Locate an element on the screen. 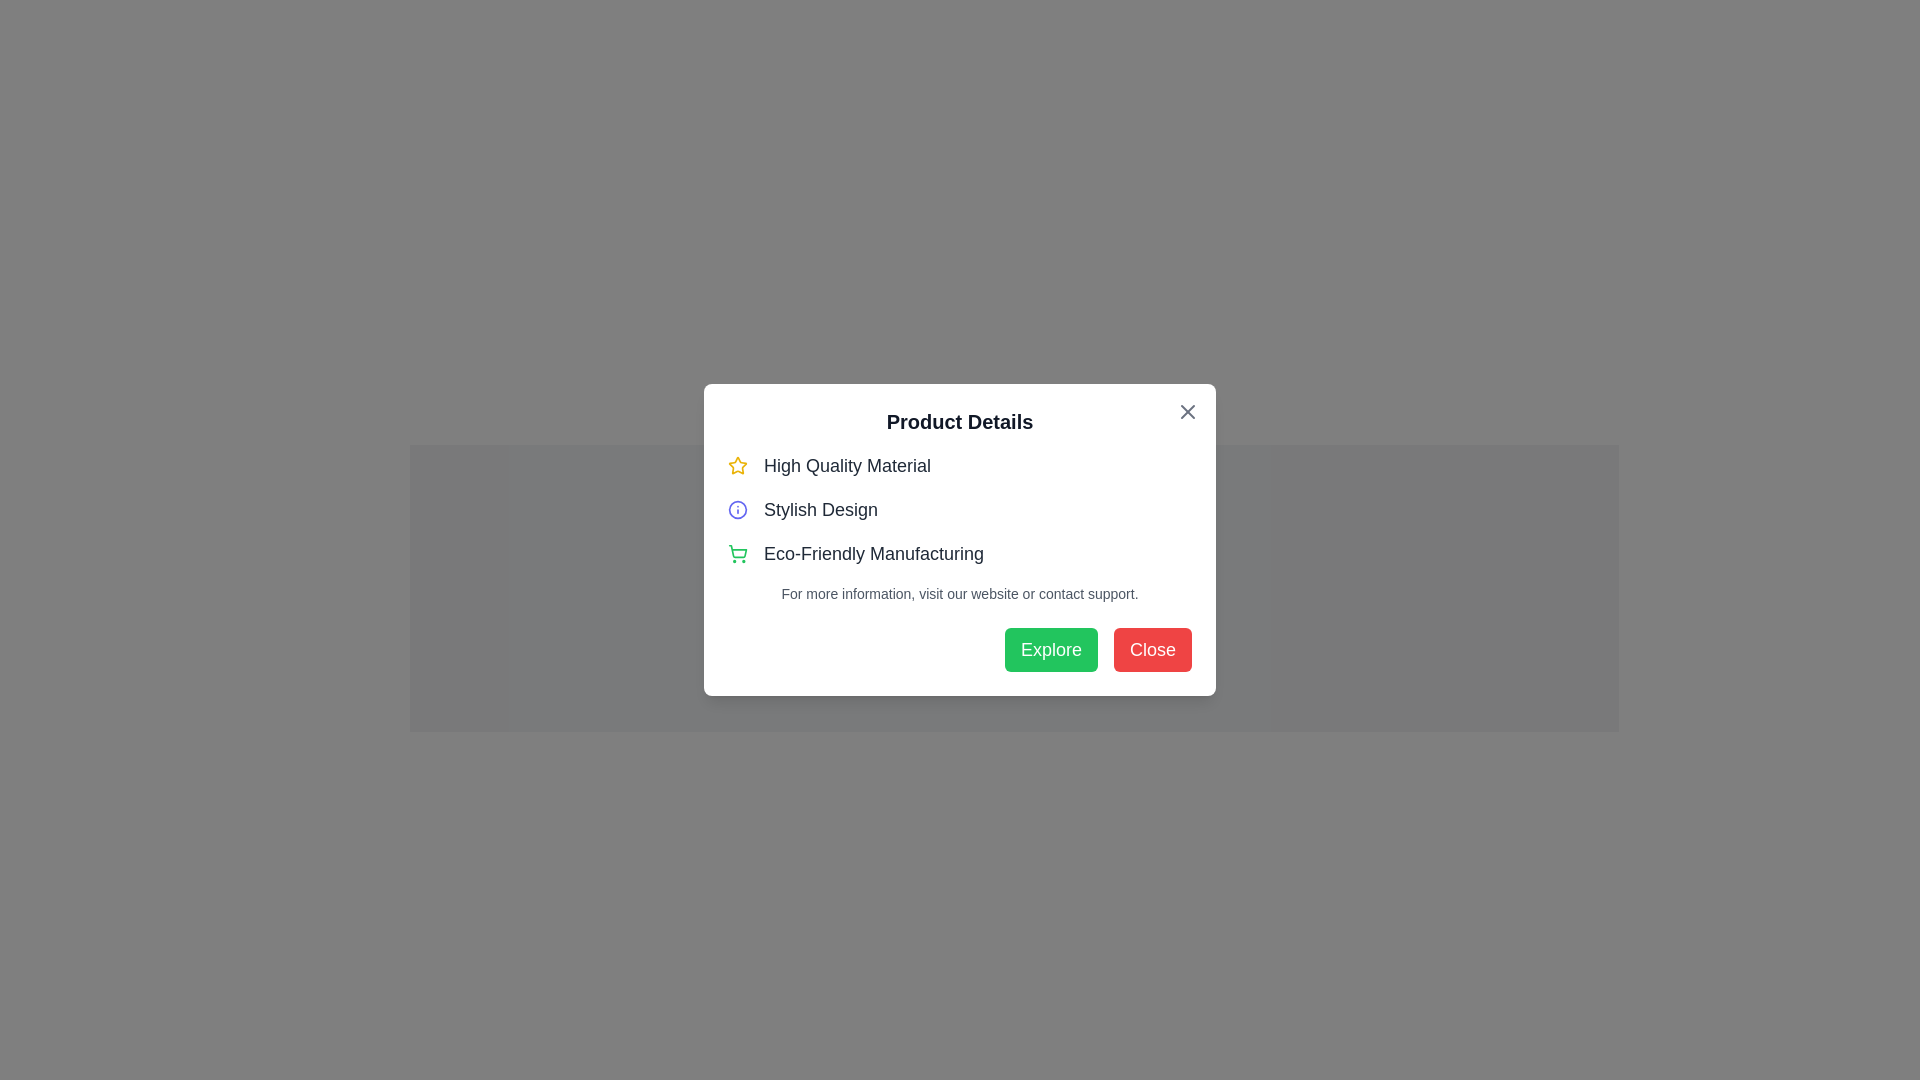  the ecological manufacturing feature text with icon, which is the third item in the list of features within the 'Product Details' modal, situated below 'Stylish Design' and above the support contact note is located at coordinates (960, 554).